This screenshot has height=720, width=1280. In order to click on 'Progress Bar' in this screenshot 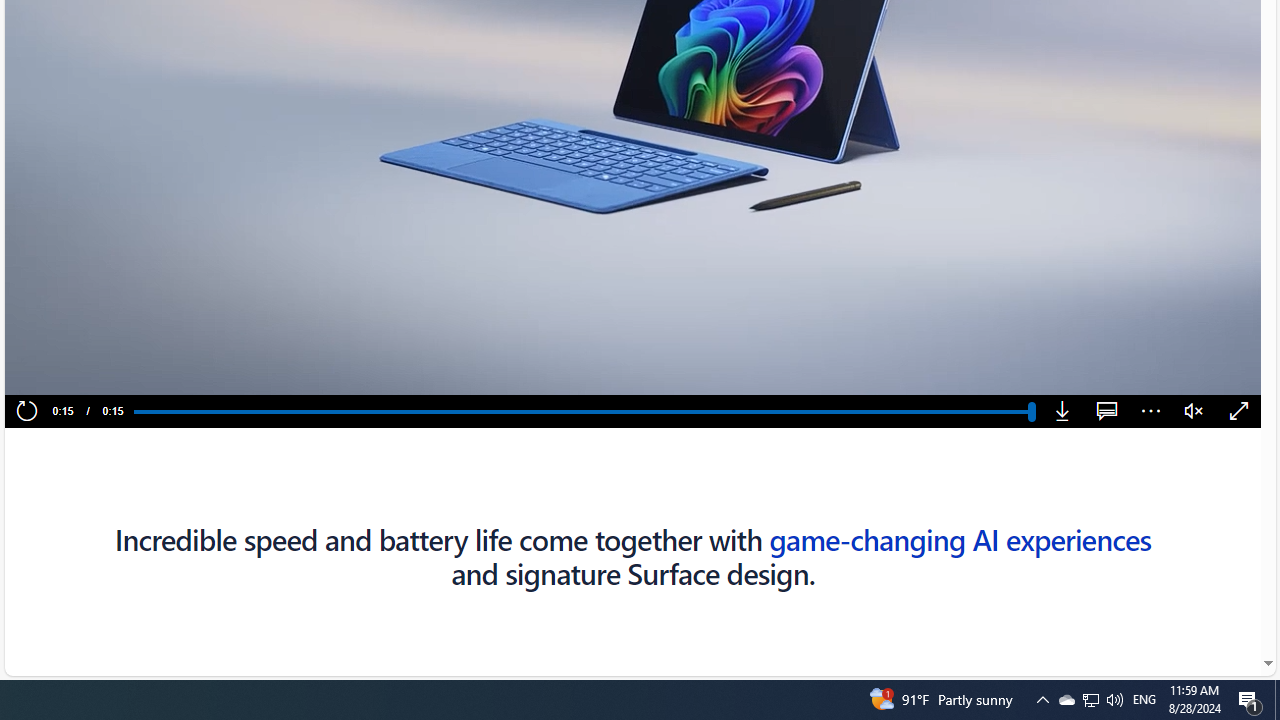, I will do `click(581, 410)`.